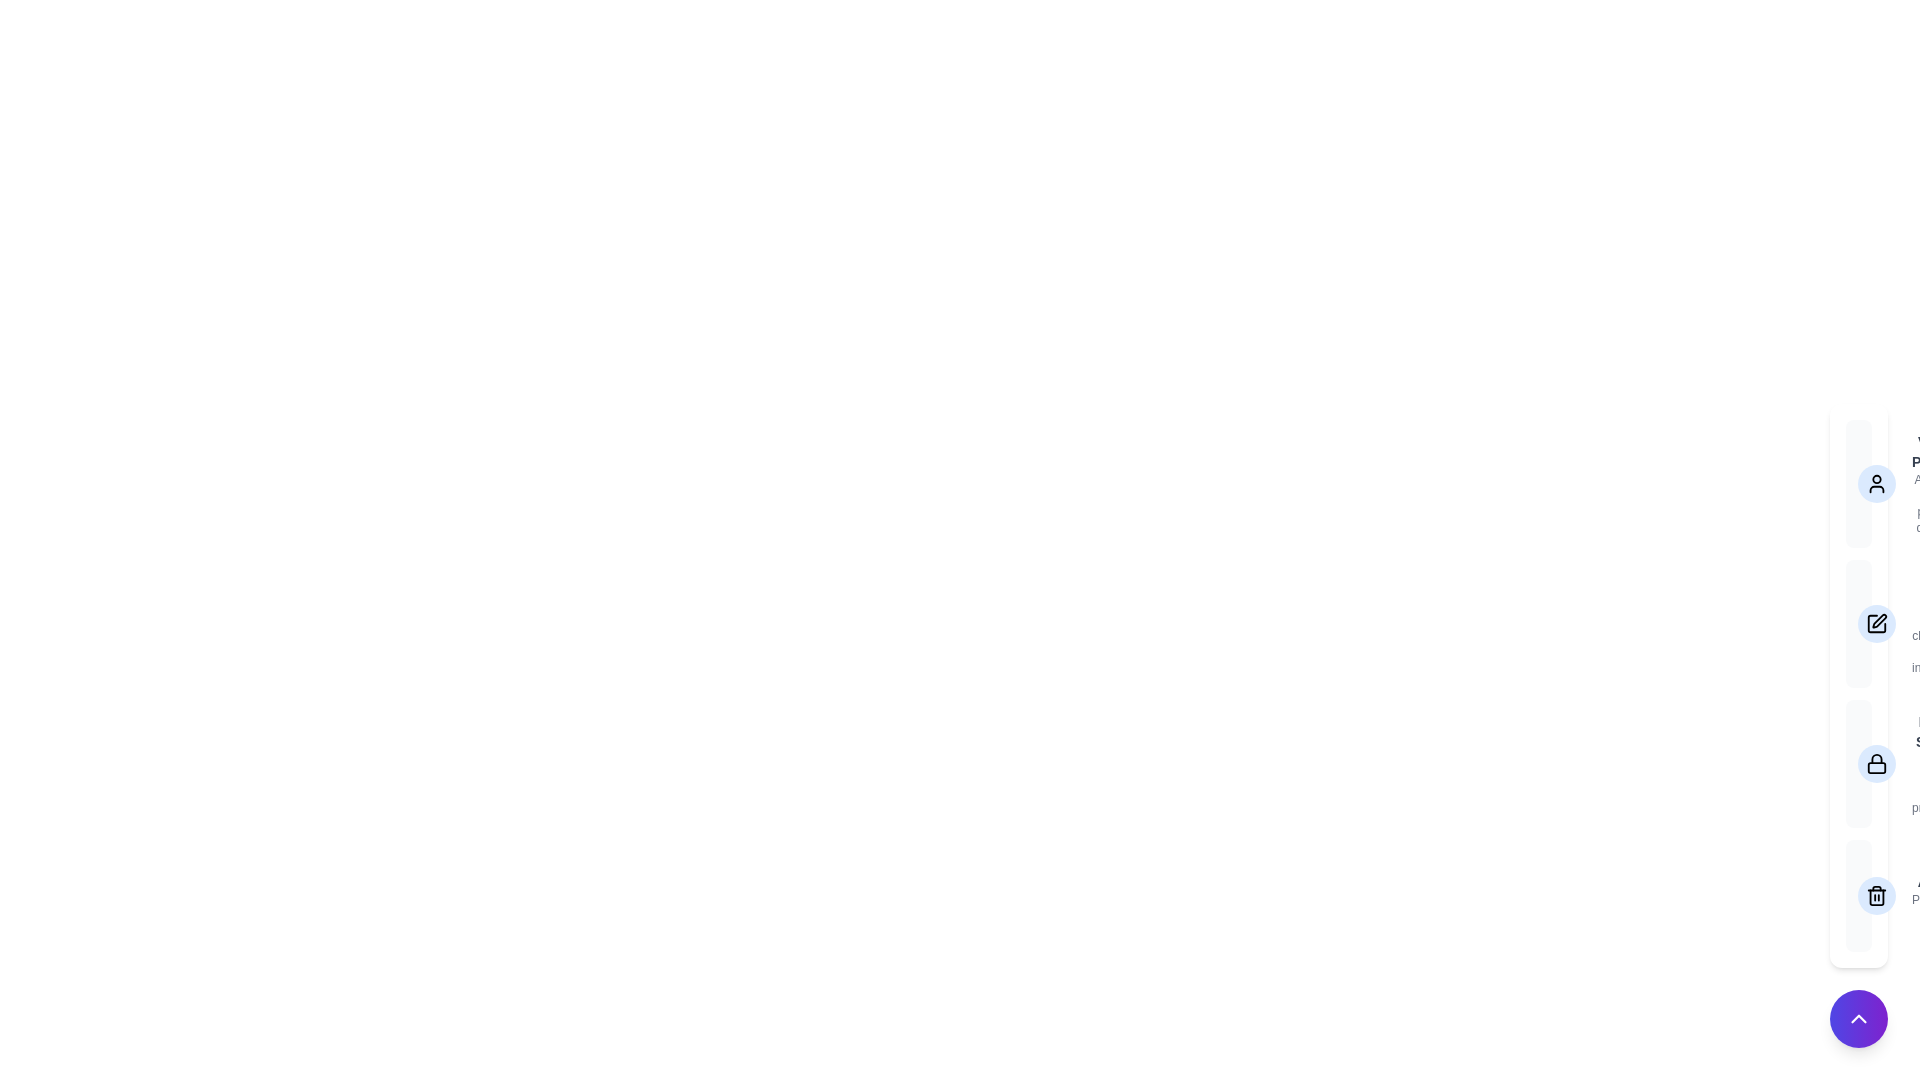 This screenshot has width=1920, height=1080. Describe the element at coordinates (1857, 763) in the screenshot. I see `the option Privacy Settings to view its details` at that location.